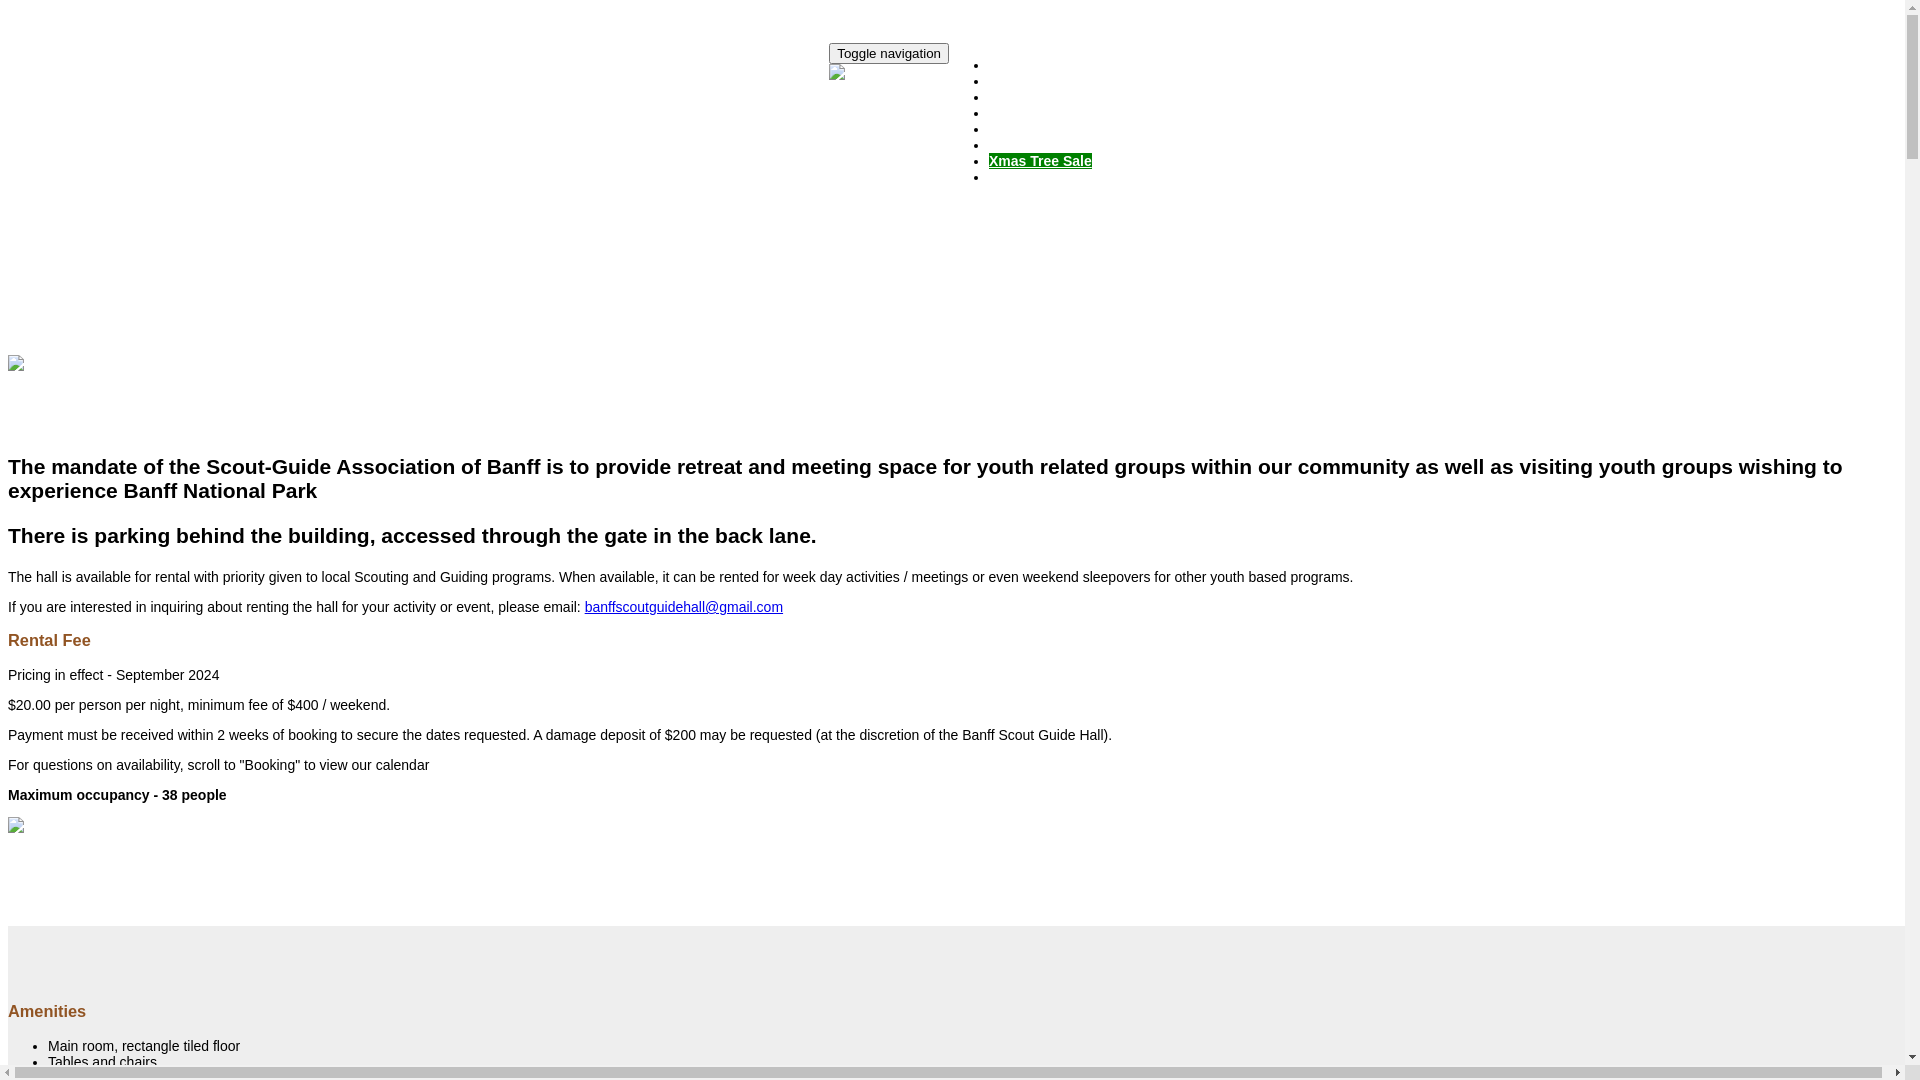 This screenshot has width=1920, height=1080. I want to click on 'Contact', so click(1014, 176).